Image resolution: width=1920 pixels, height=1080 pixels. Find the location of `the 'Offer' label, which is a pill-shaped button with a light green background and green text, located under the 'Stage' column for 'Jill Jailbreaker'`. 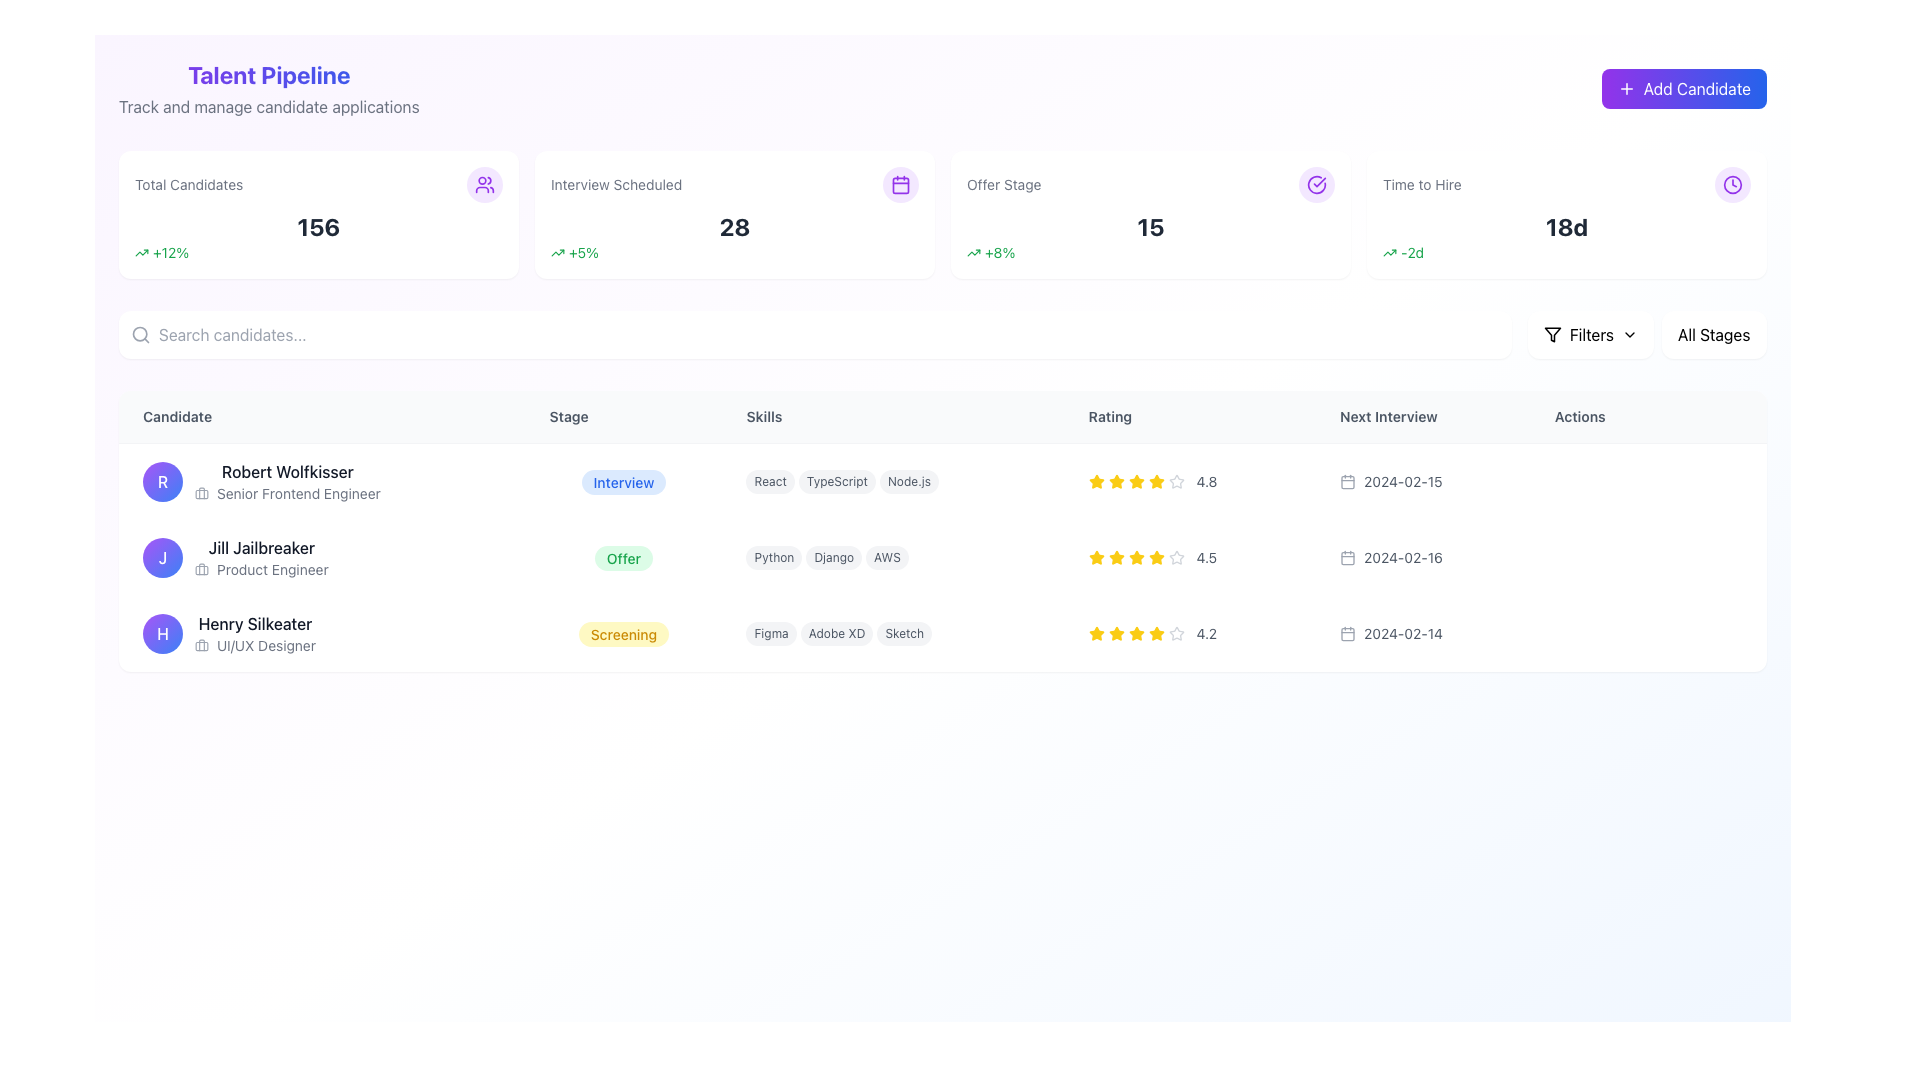

the 'Offer' label, which is a pill-shaped button with a light green background and green text, located under the 'Stage' column for 'Jill Jailbreaker' is located at coordinates (623, 558).